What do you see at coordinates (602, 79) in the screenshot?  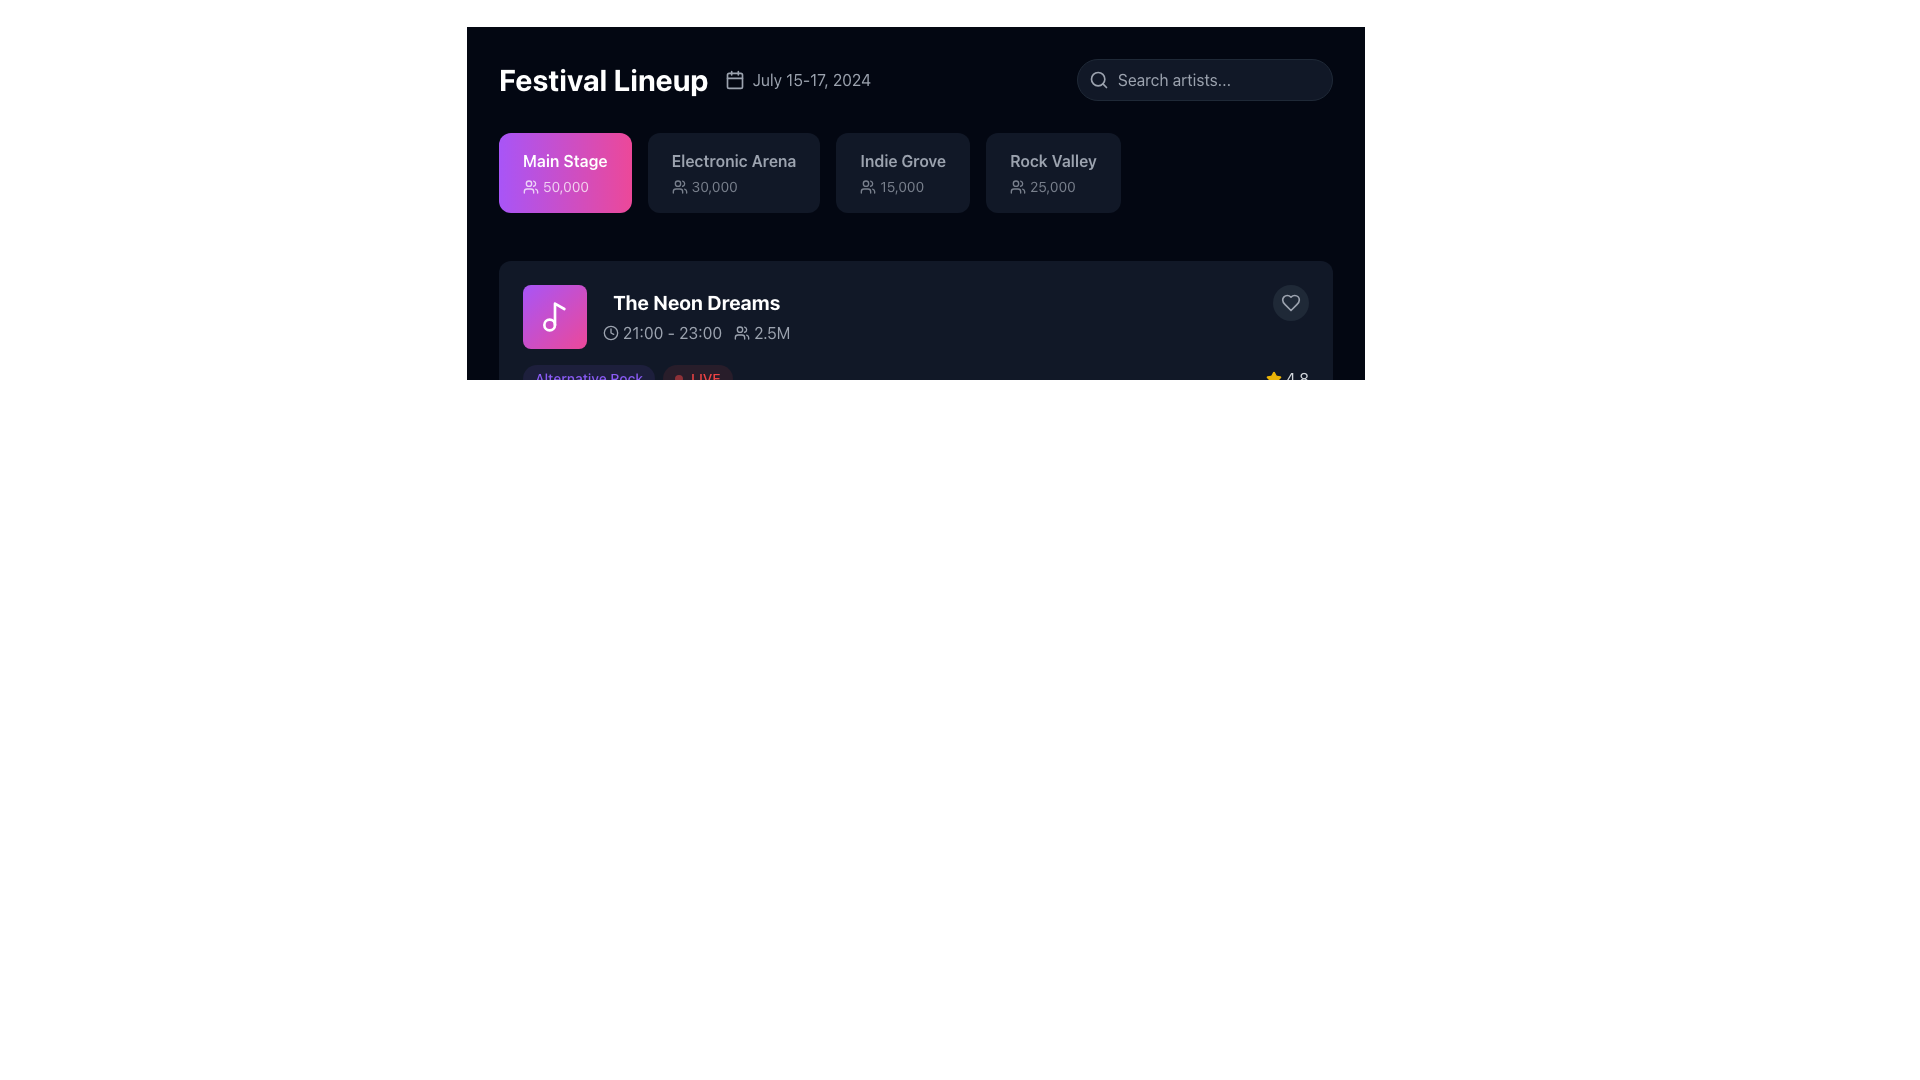 I see `the title text label 'Festival Lineup', which is bold and large-sized with white font against a dark background, located at the upper left section of its component` at bounding box center [602, 79].